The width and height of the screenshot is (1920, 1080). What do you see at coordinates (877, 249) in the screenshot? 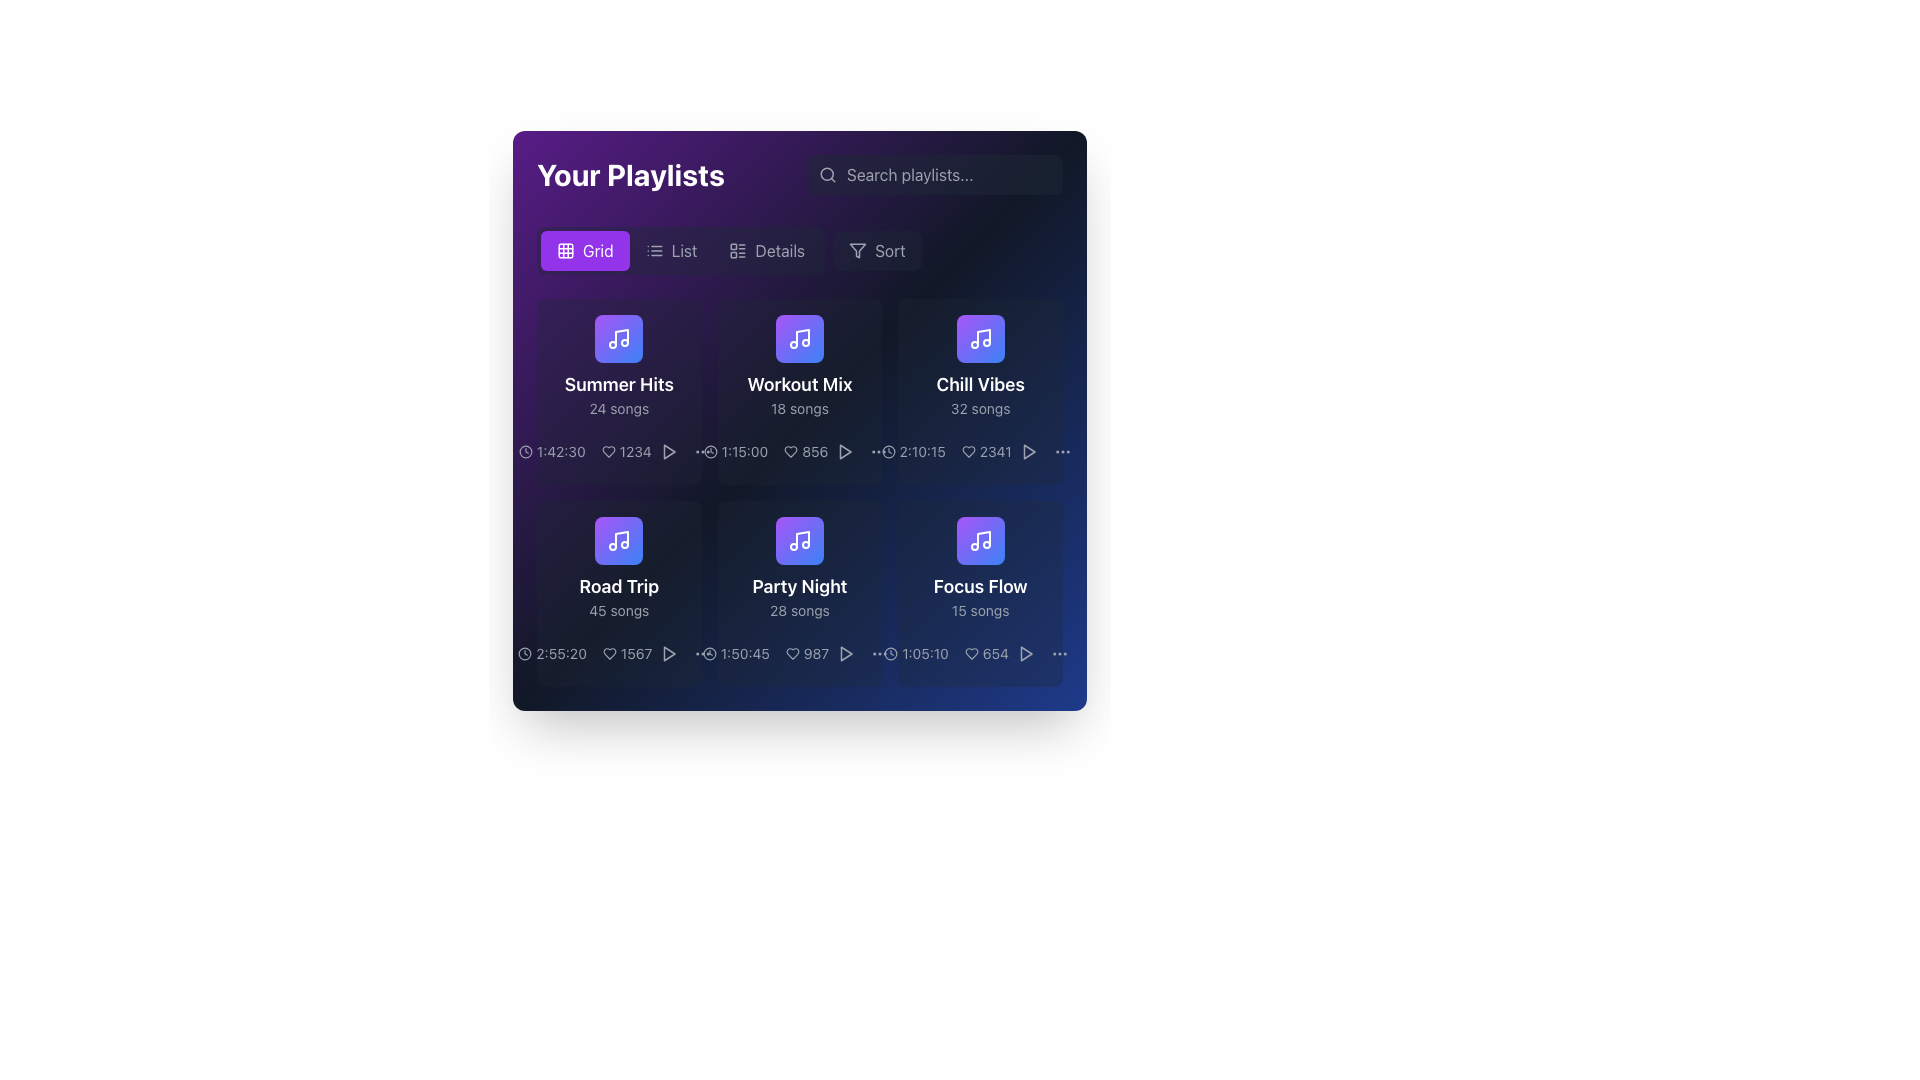
I see `the 'Sort' button located in the top-right area of the playlist interface, which features a dark background, rounded corners, and a filter icon to the left of the light gray text` at bounding box center [877, 249].